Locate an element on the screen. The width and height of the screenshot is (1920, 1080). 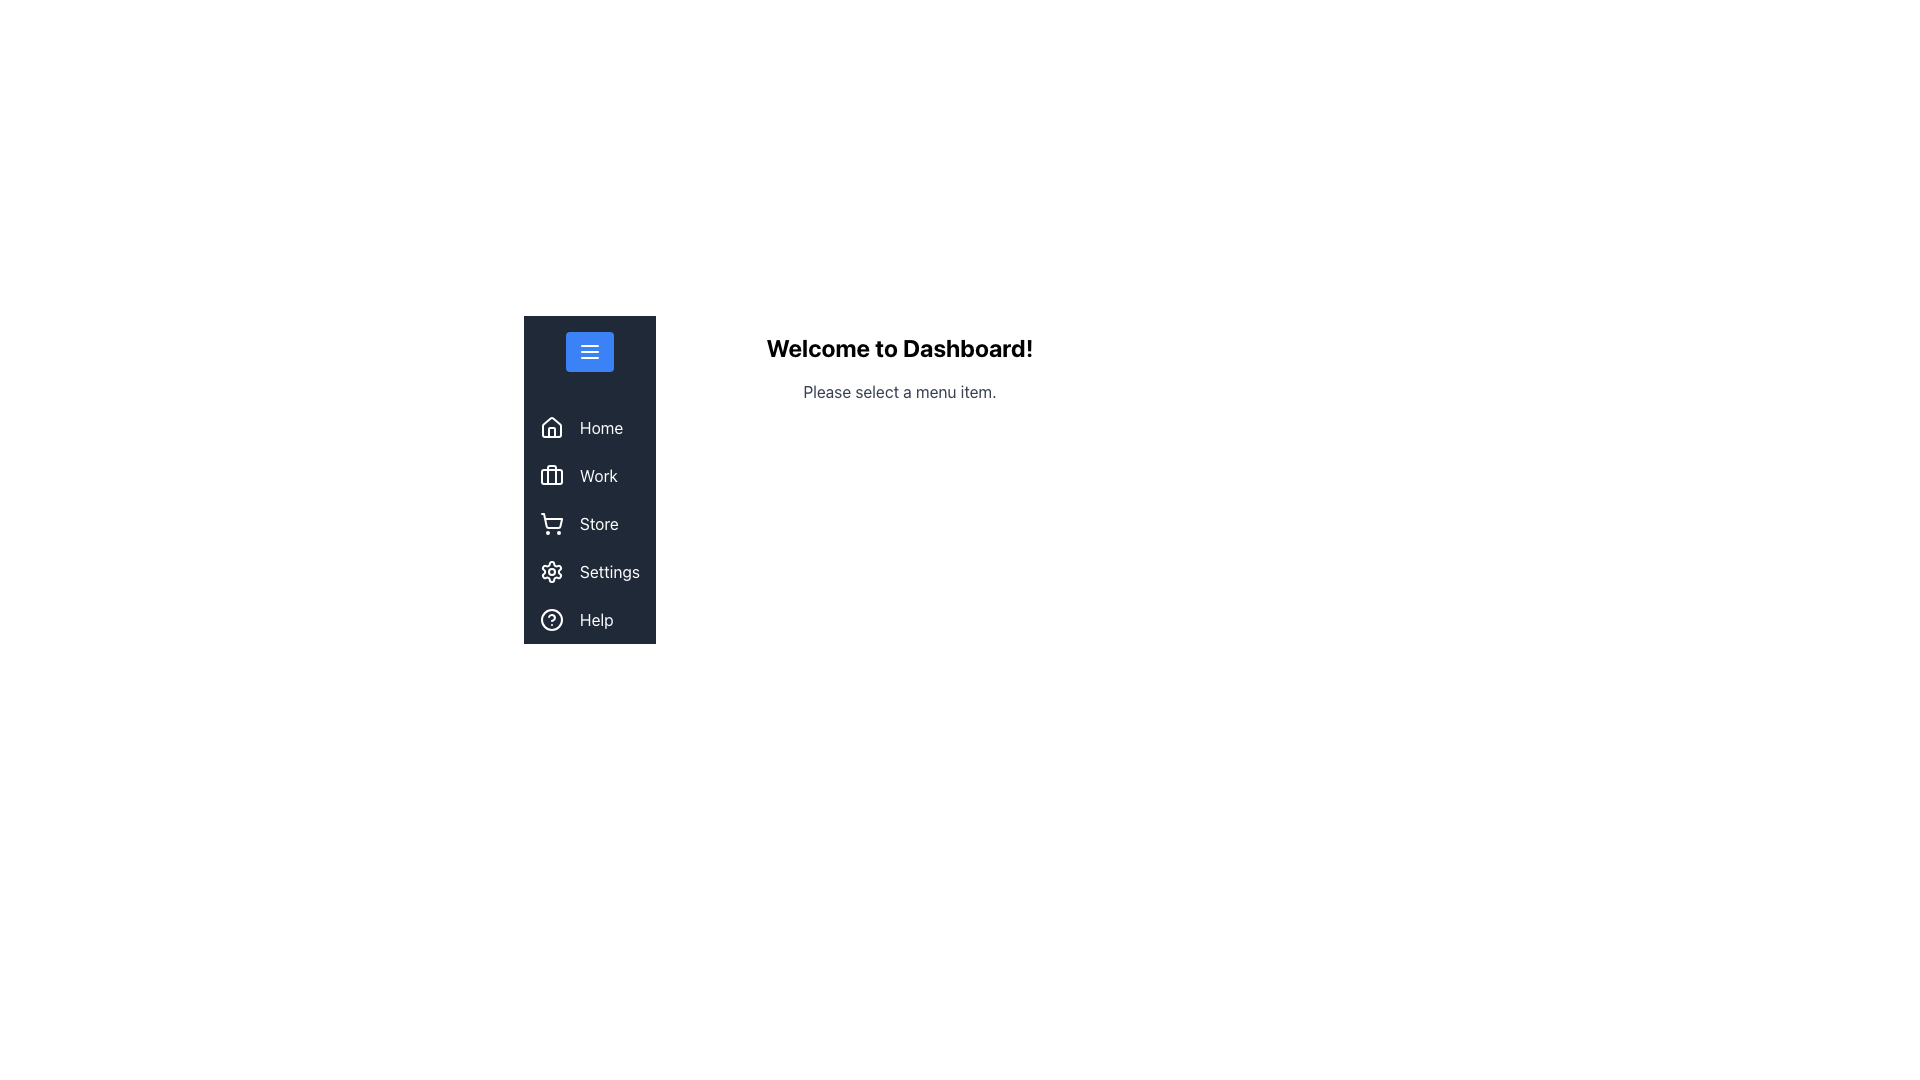
the briefcase icon located adjacent to the text 'Work' in the vertical sidebar menu is located at coordinates (552, 475).